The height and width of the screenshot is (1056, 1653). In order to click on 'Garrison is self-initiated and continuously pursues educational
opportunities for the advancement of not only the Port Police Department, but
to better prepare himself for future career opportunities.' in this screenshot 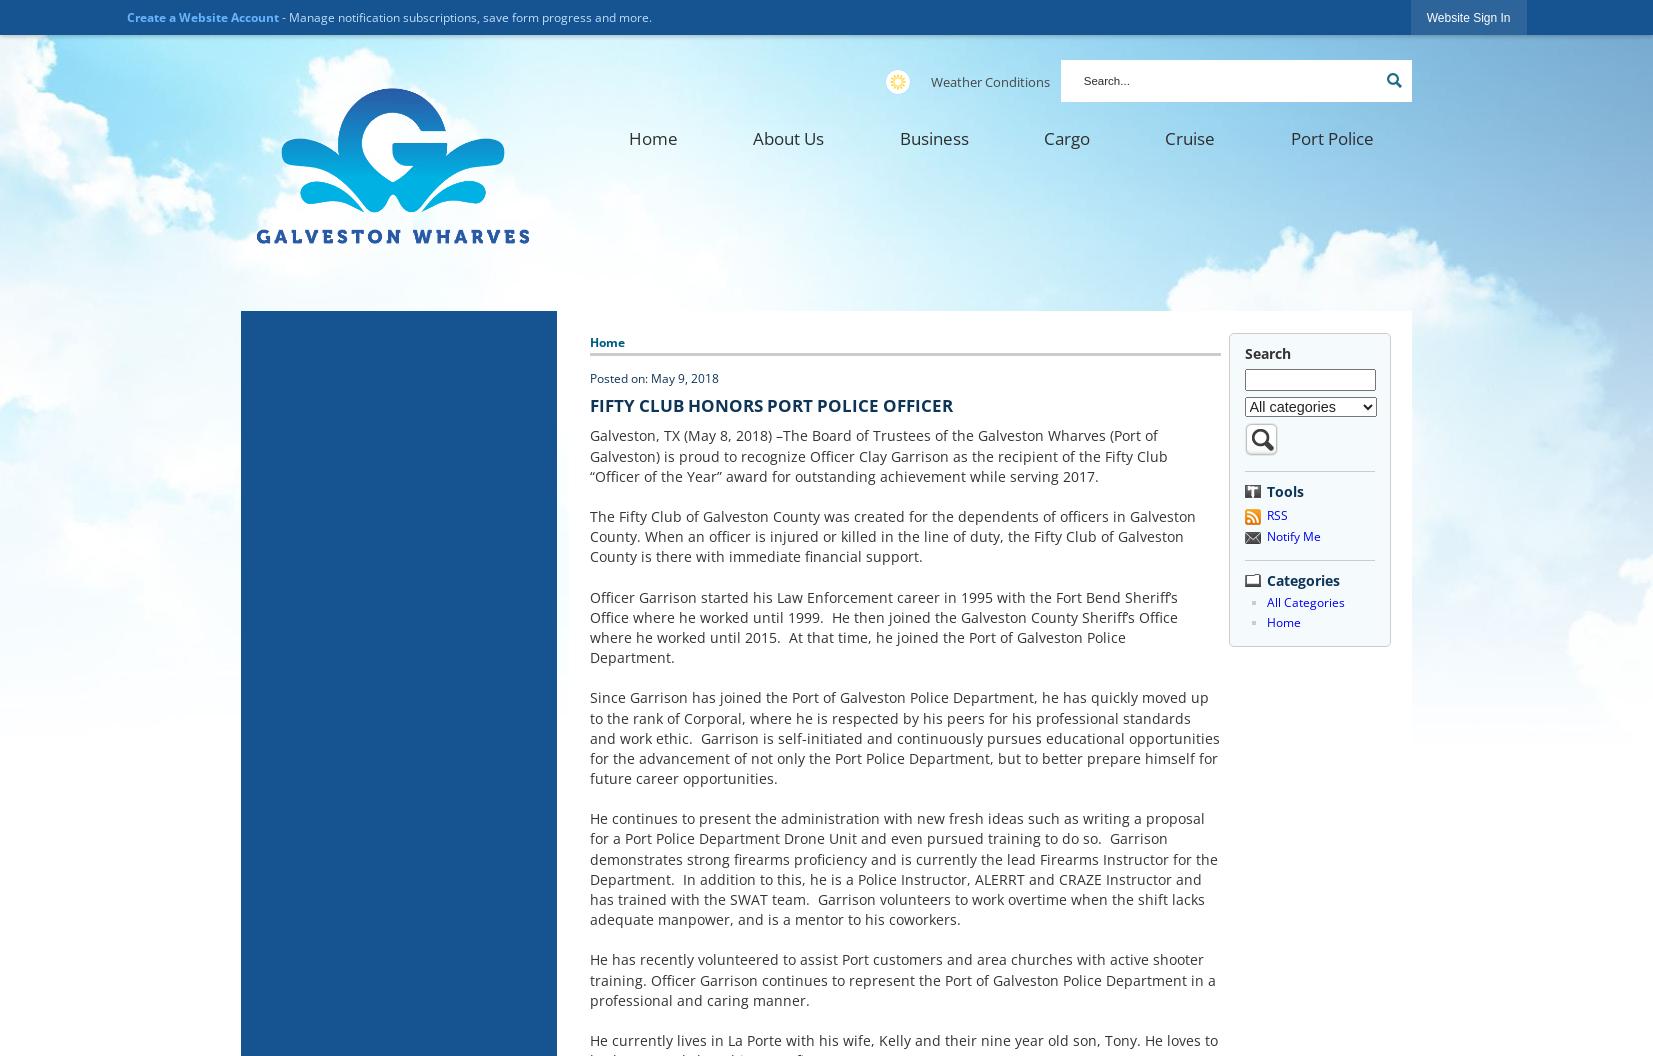, I will do `click(905, 756)`.